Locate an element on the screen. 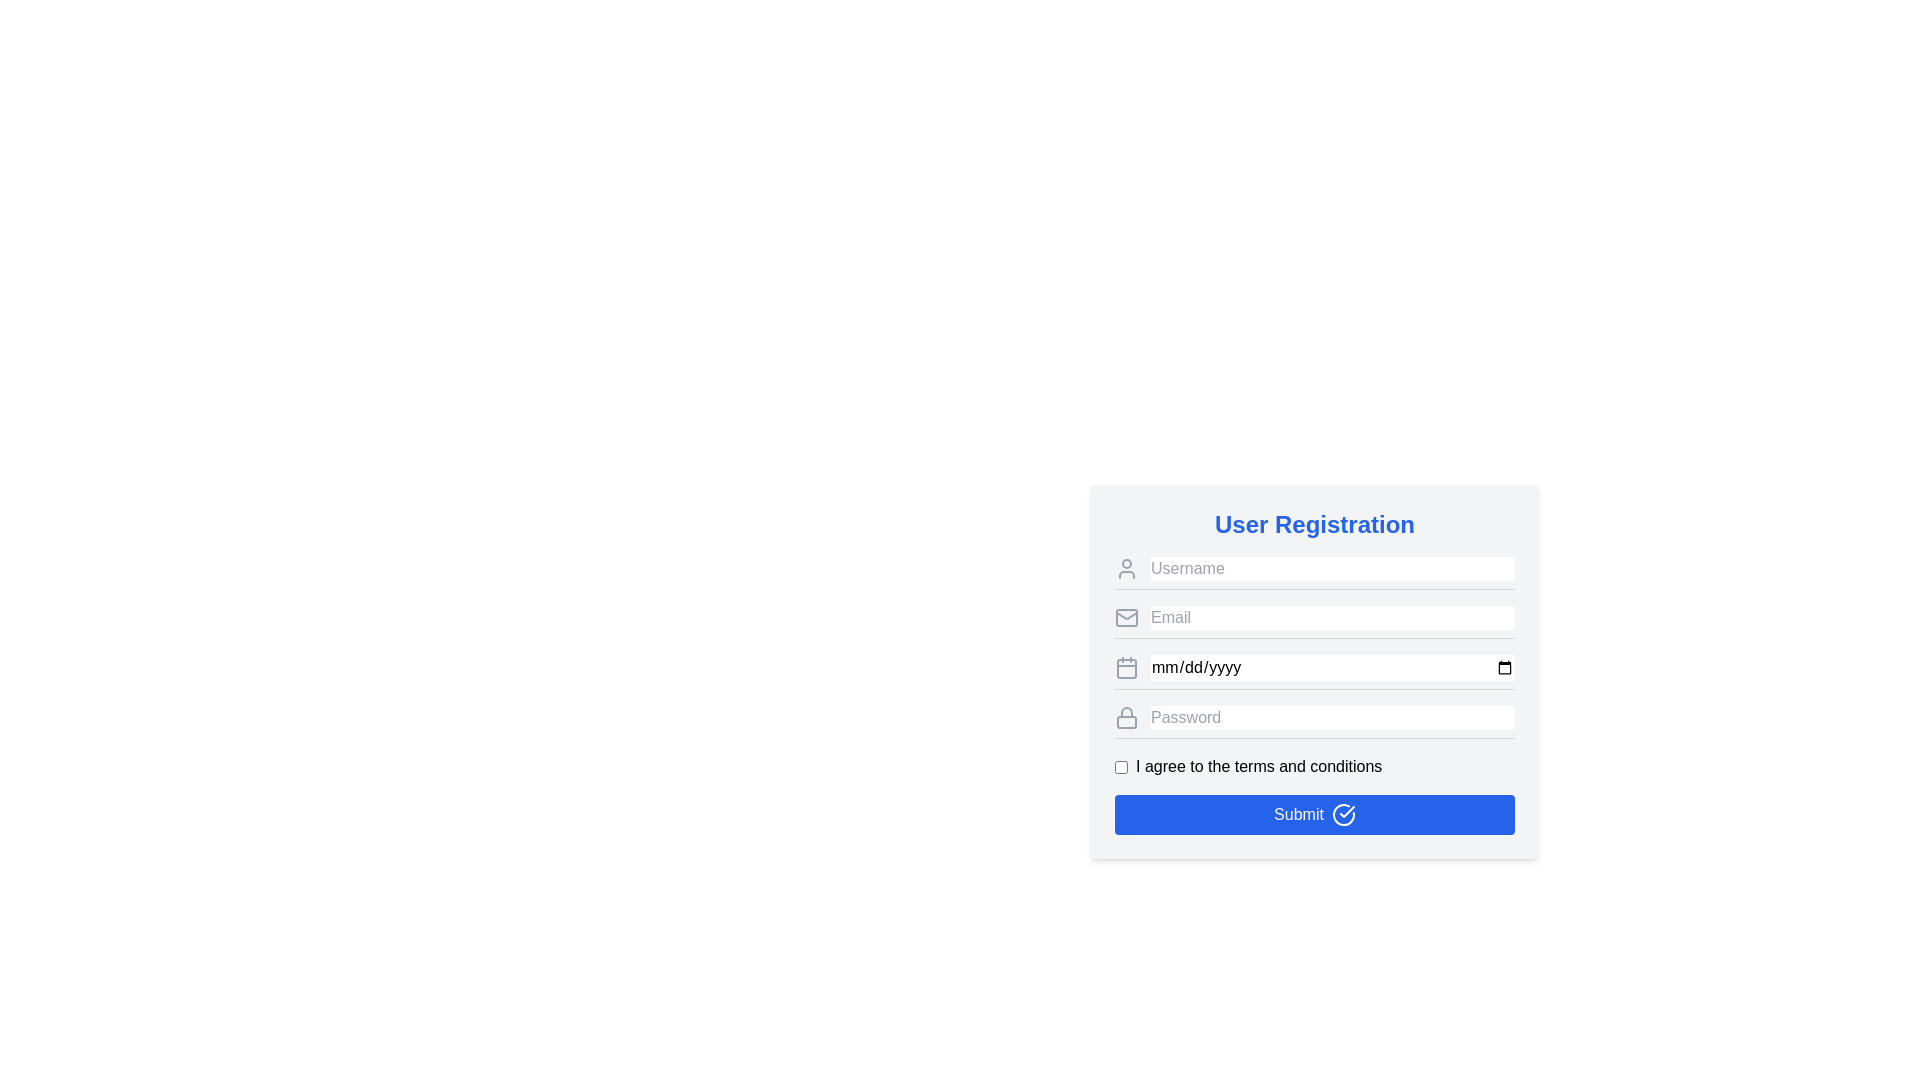 The width and height of the screenshot is (1920, 1080). the blue rectangular 'Submit' button with rounded corners, labeled in white is located at coordinates (1315, 814).